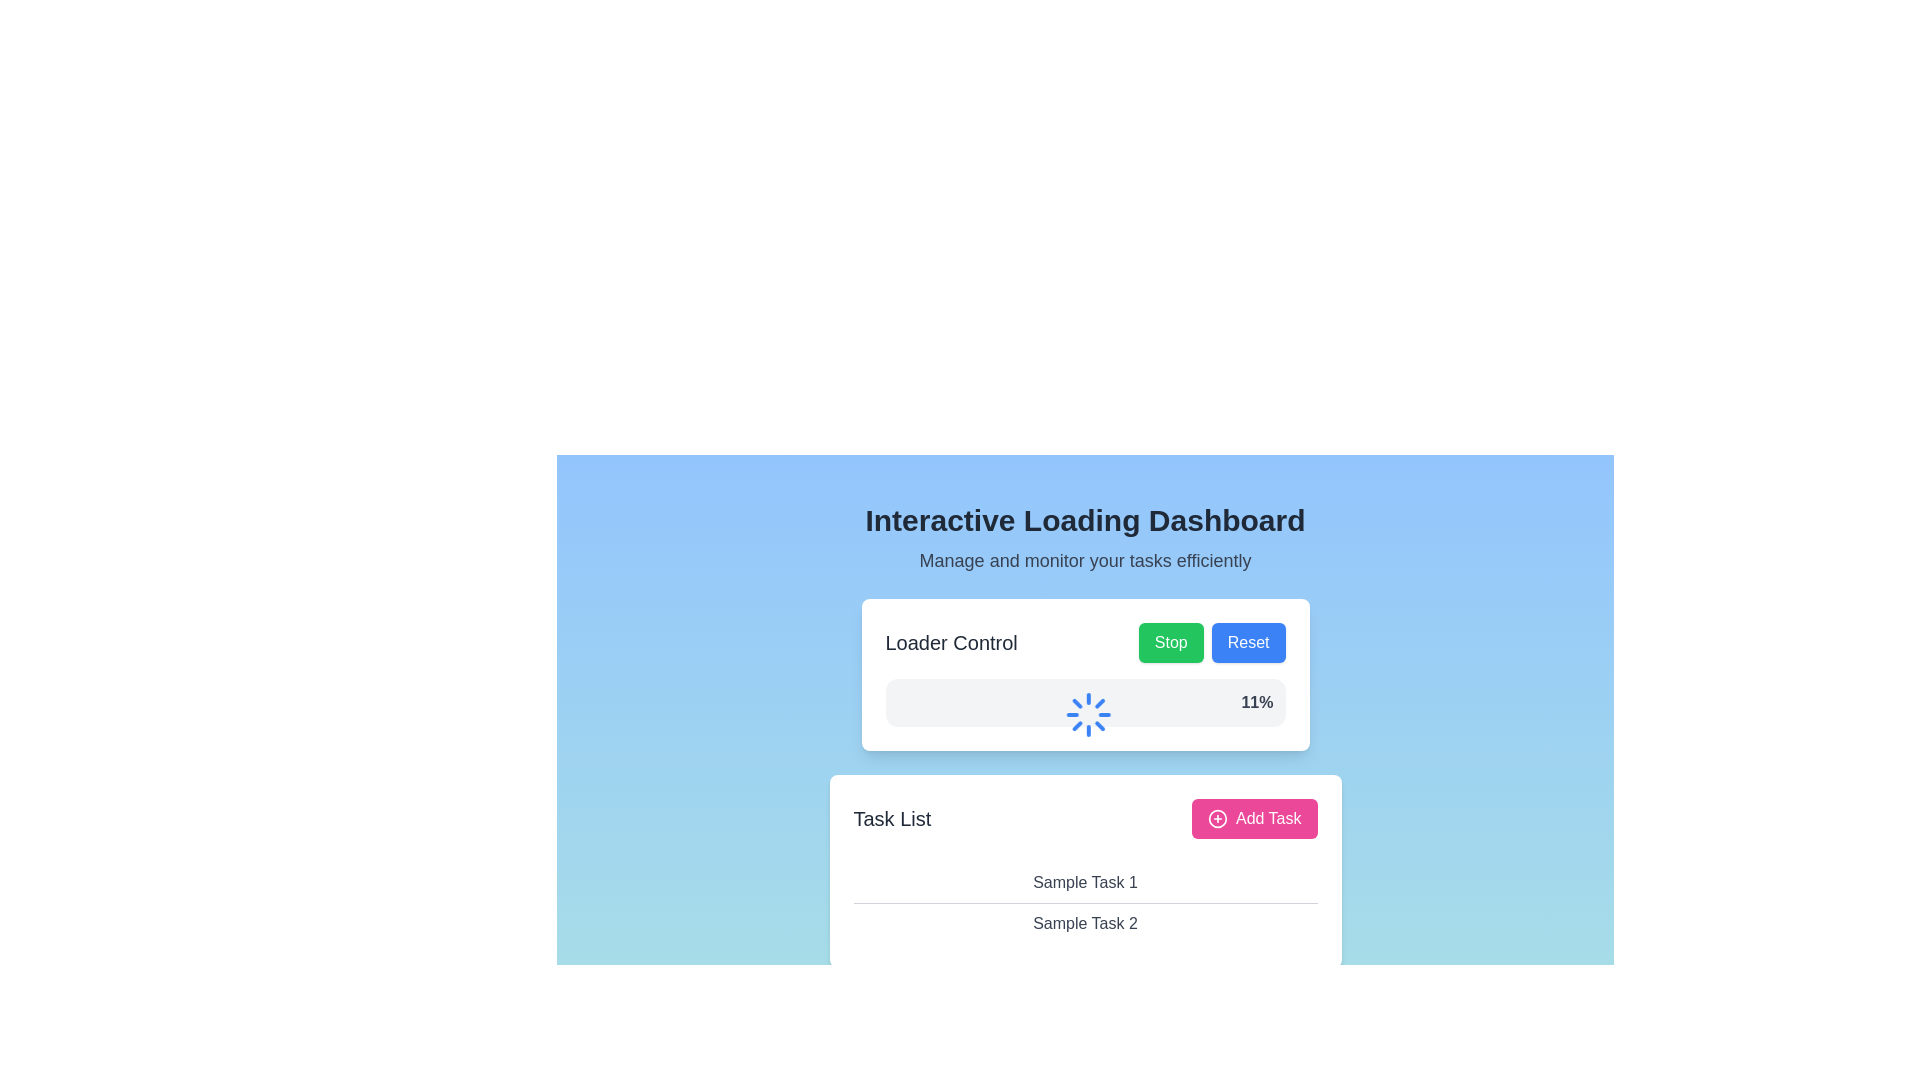  Describe the element at coordinates (1247, 643) in the screenshot. I see `the reset button located in the top-right corner beside the green 'Stop' button` at that location.